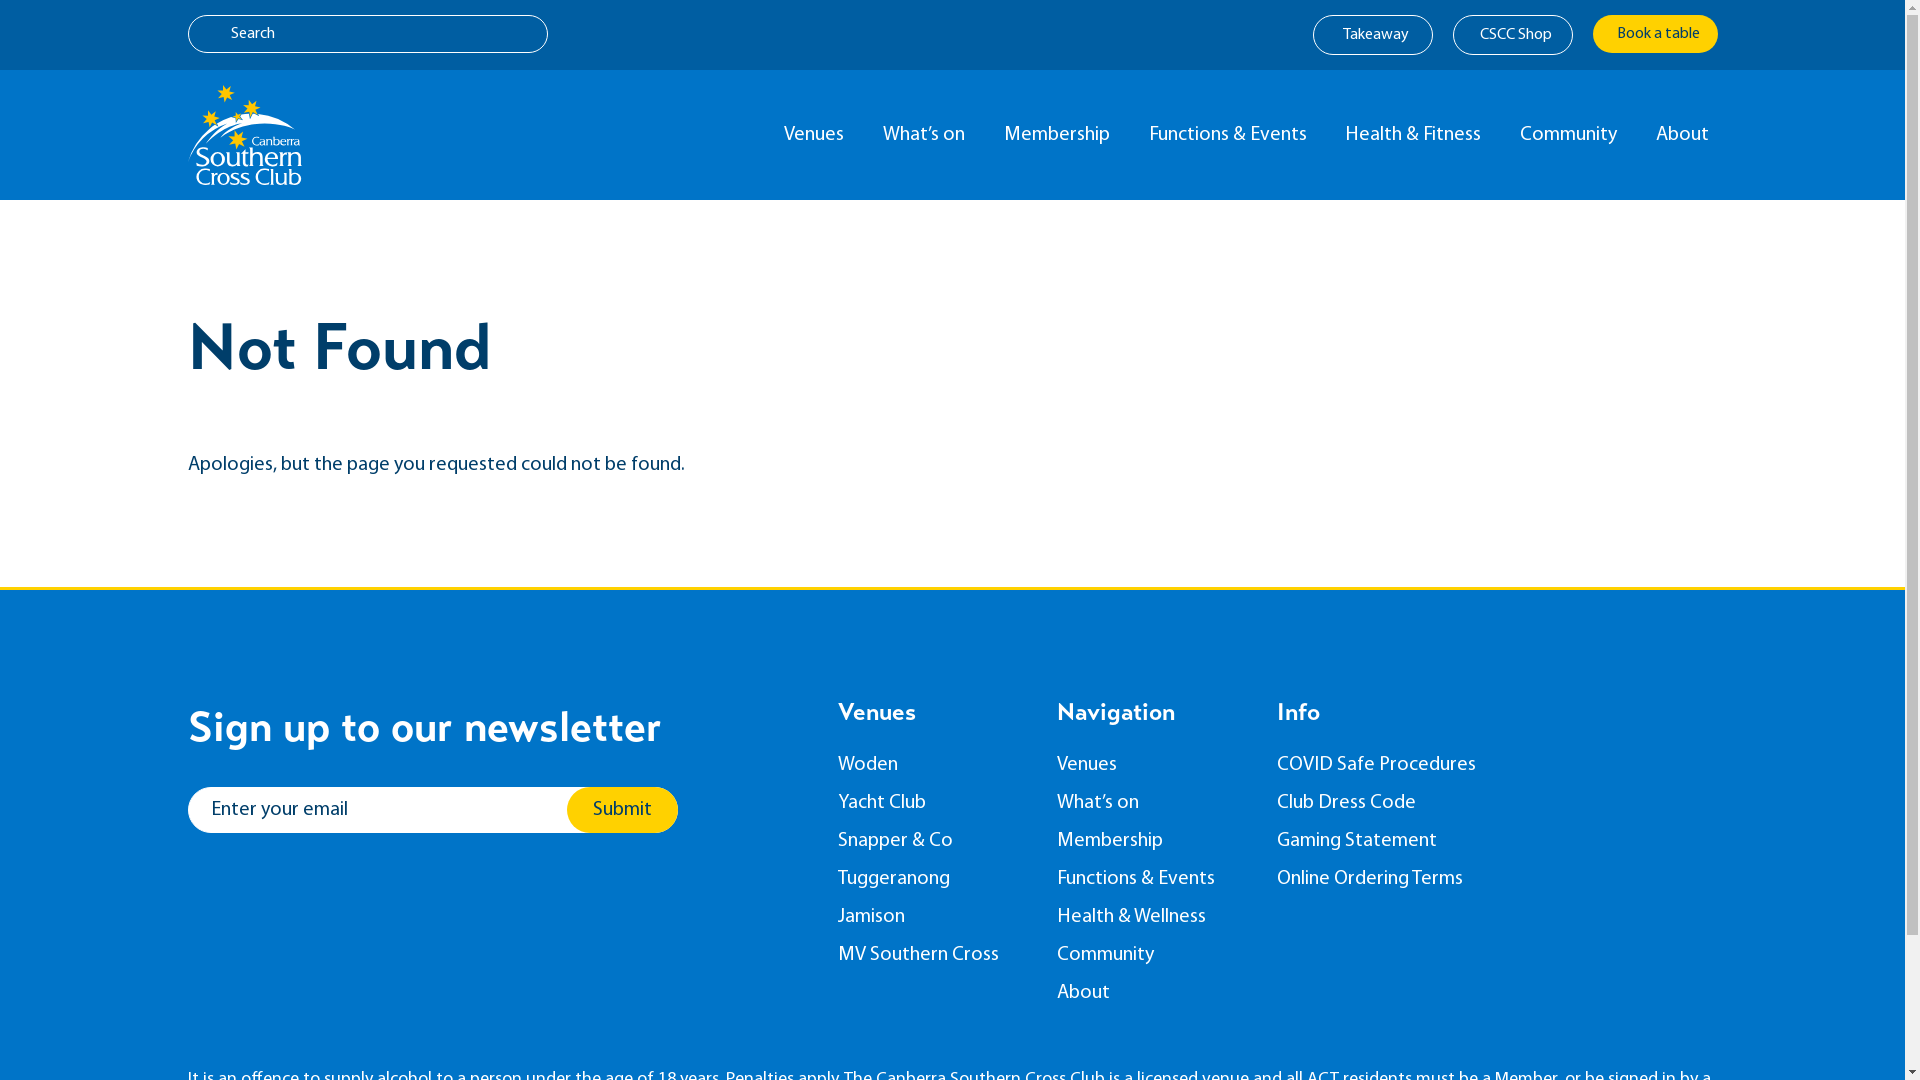  Describe the element at coordinates (838, 954) in the screenshot. I see `'MV Southern Cross'` at that location.